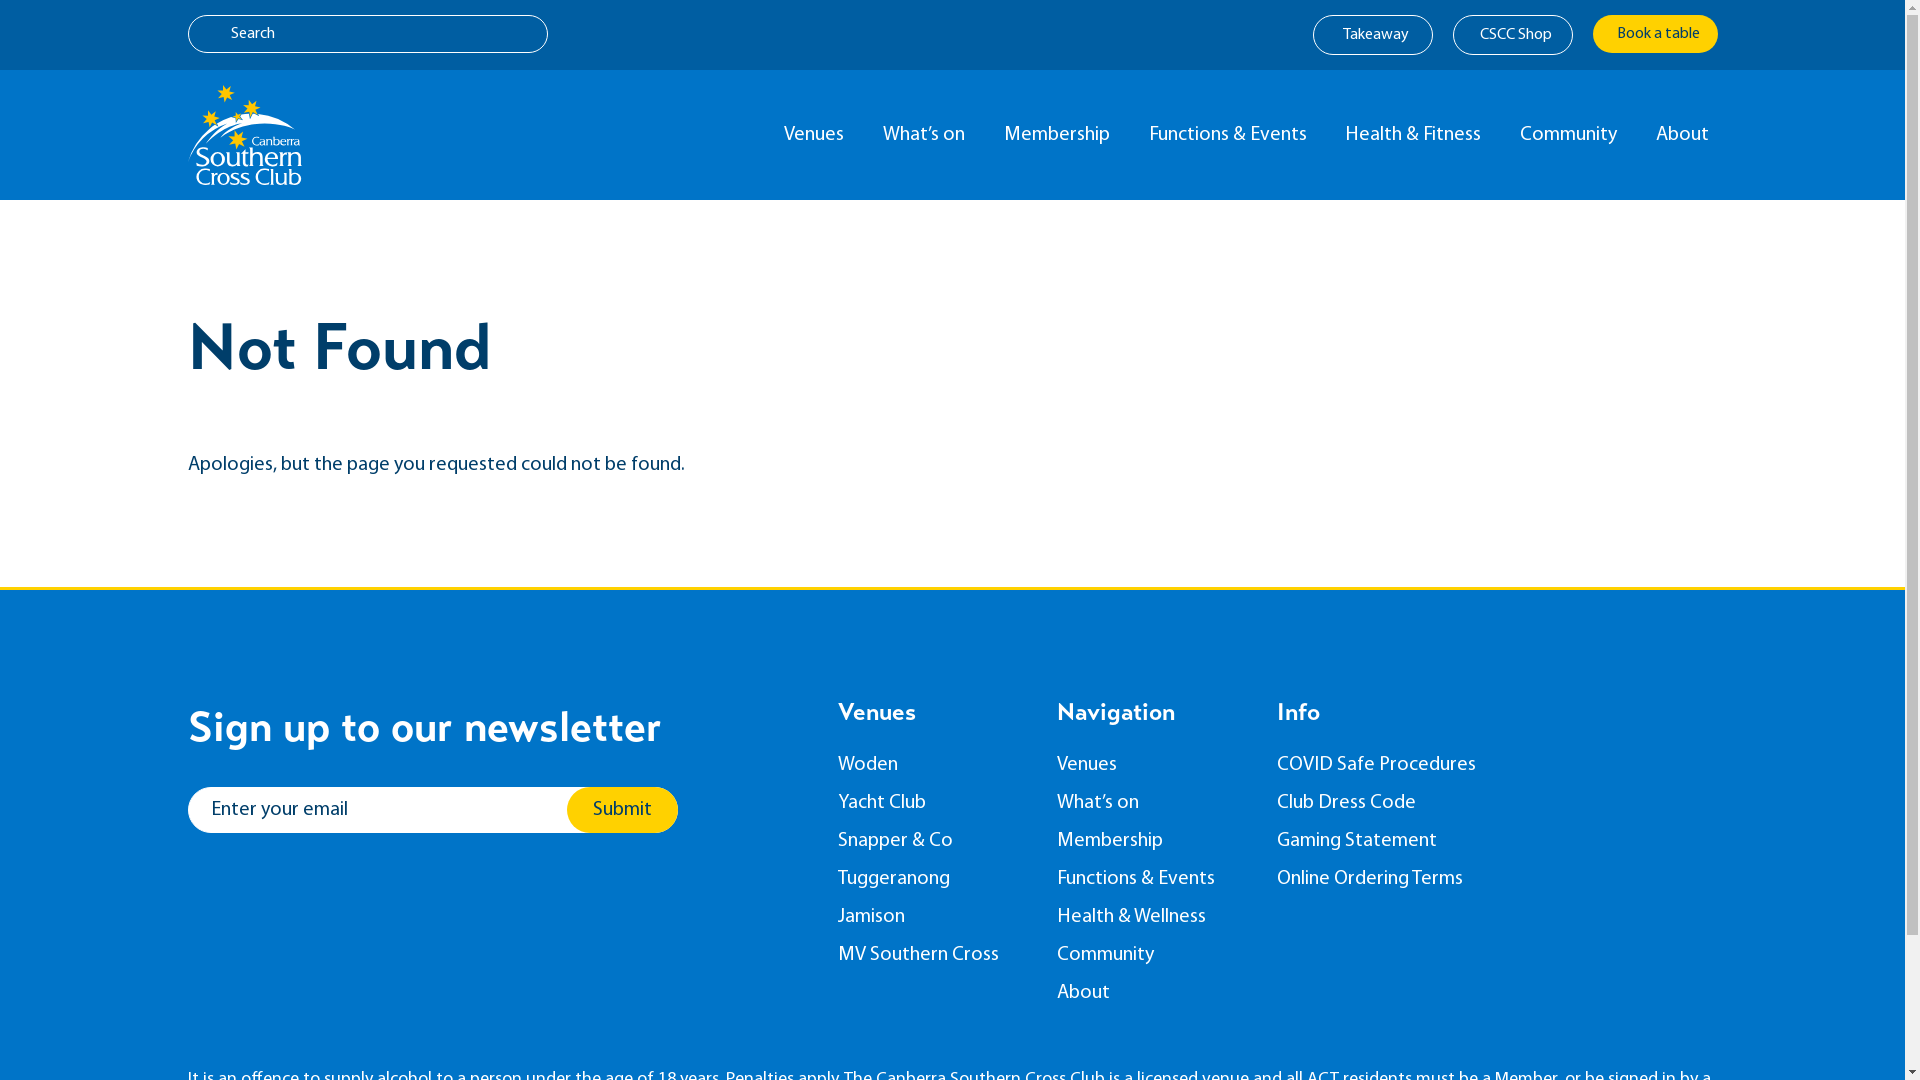  Describe the element at coordinates (838, 954) in the screenshot. I see `'MV Southern Cross'` at that location.